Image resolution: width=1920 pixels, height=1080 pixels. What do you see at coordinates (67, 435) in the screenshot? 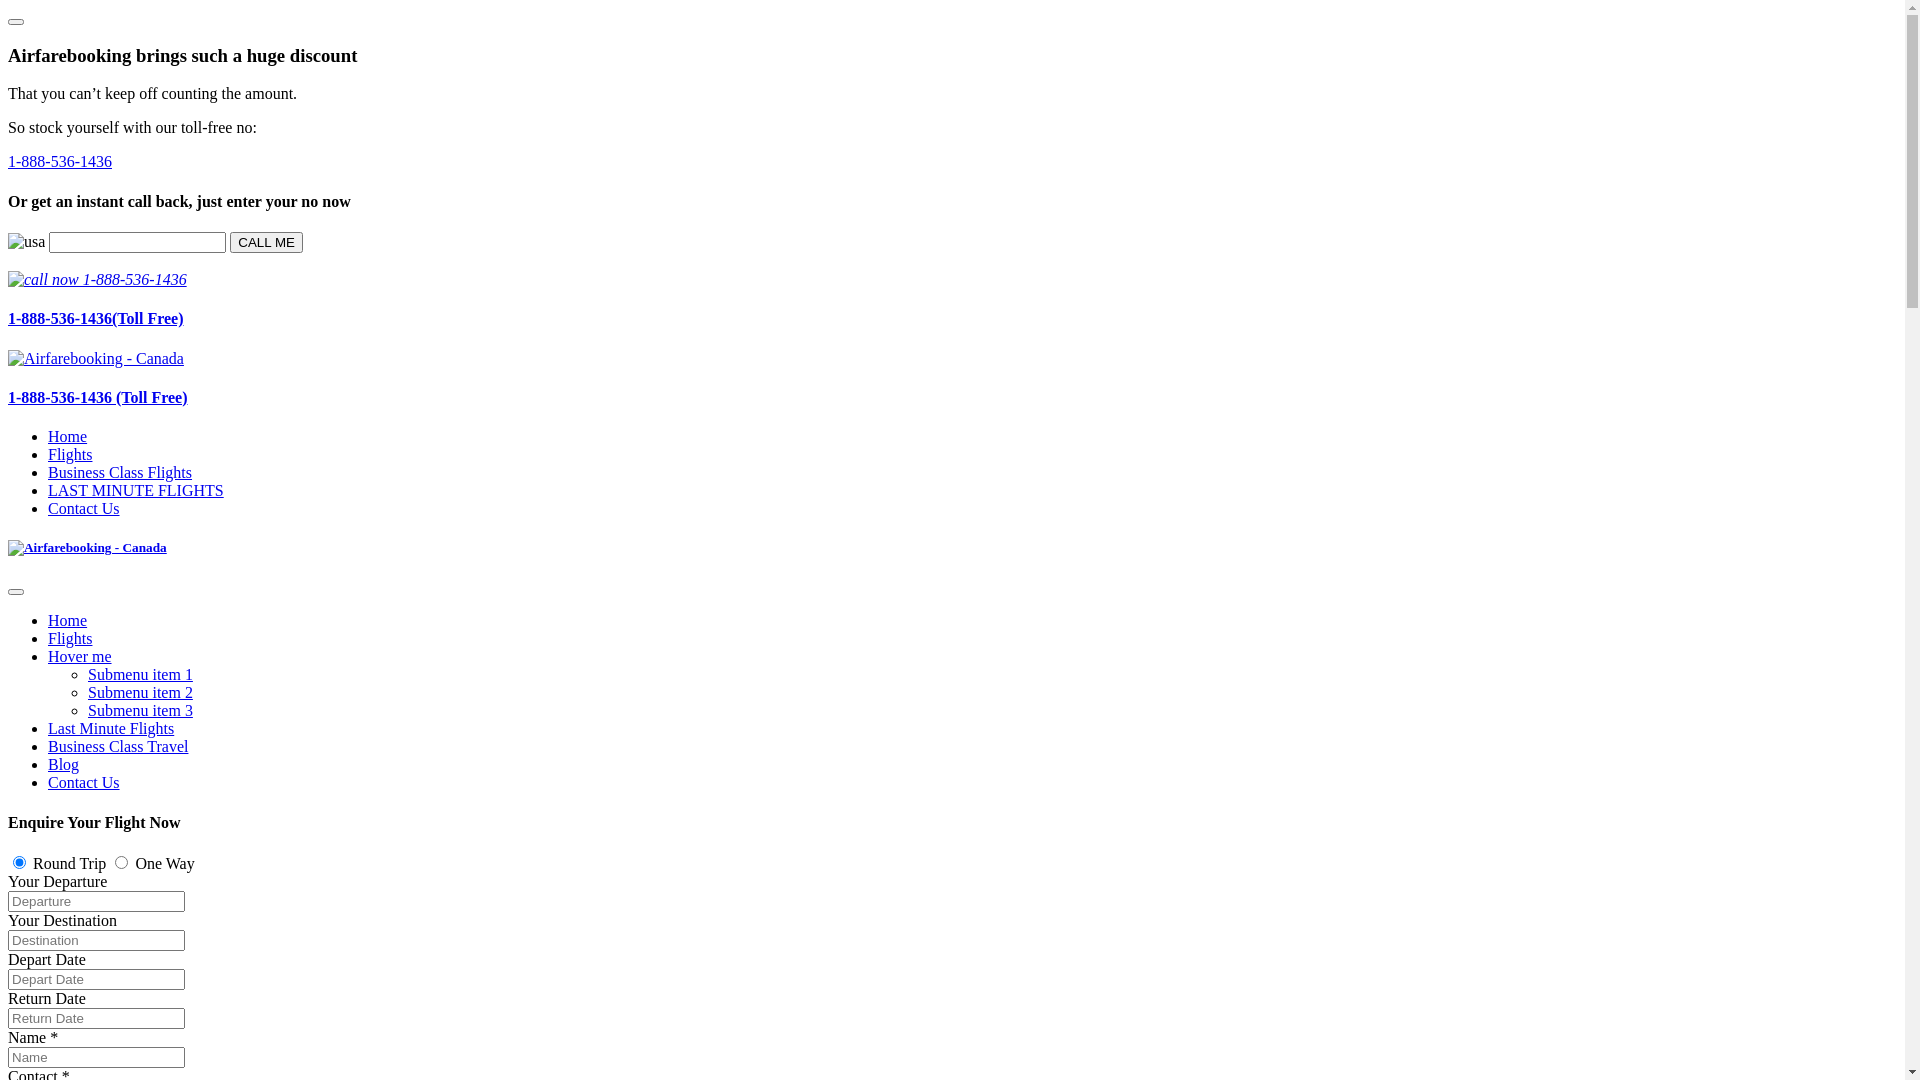
I see `'Home'` at bounding box center [67, 435].